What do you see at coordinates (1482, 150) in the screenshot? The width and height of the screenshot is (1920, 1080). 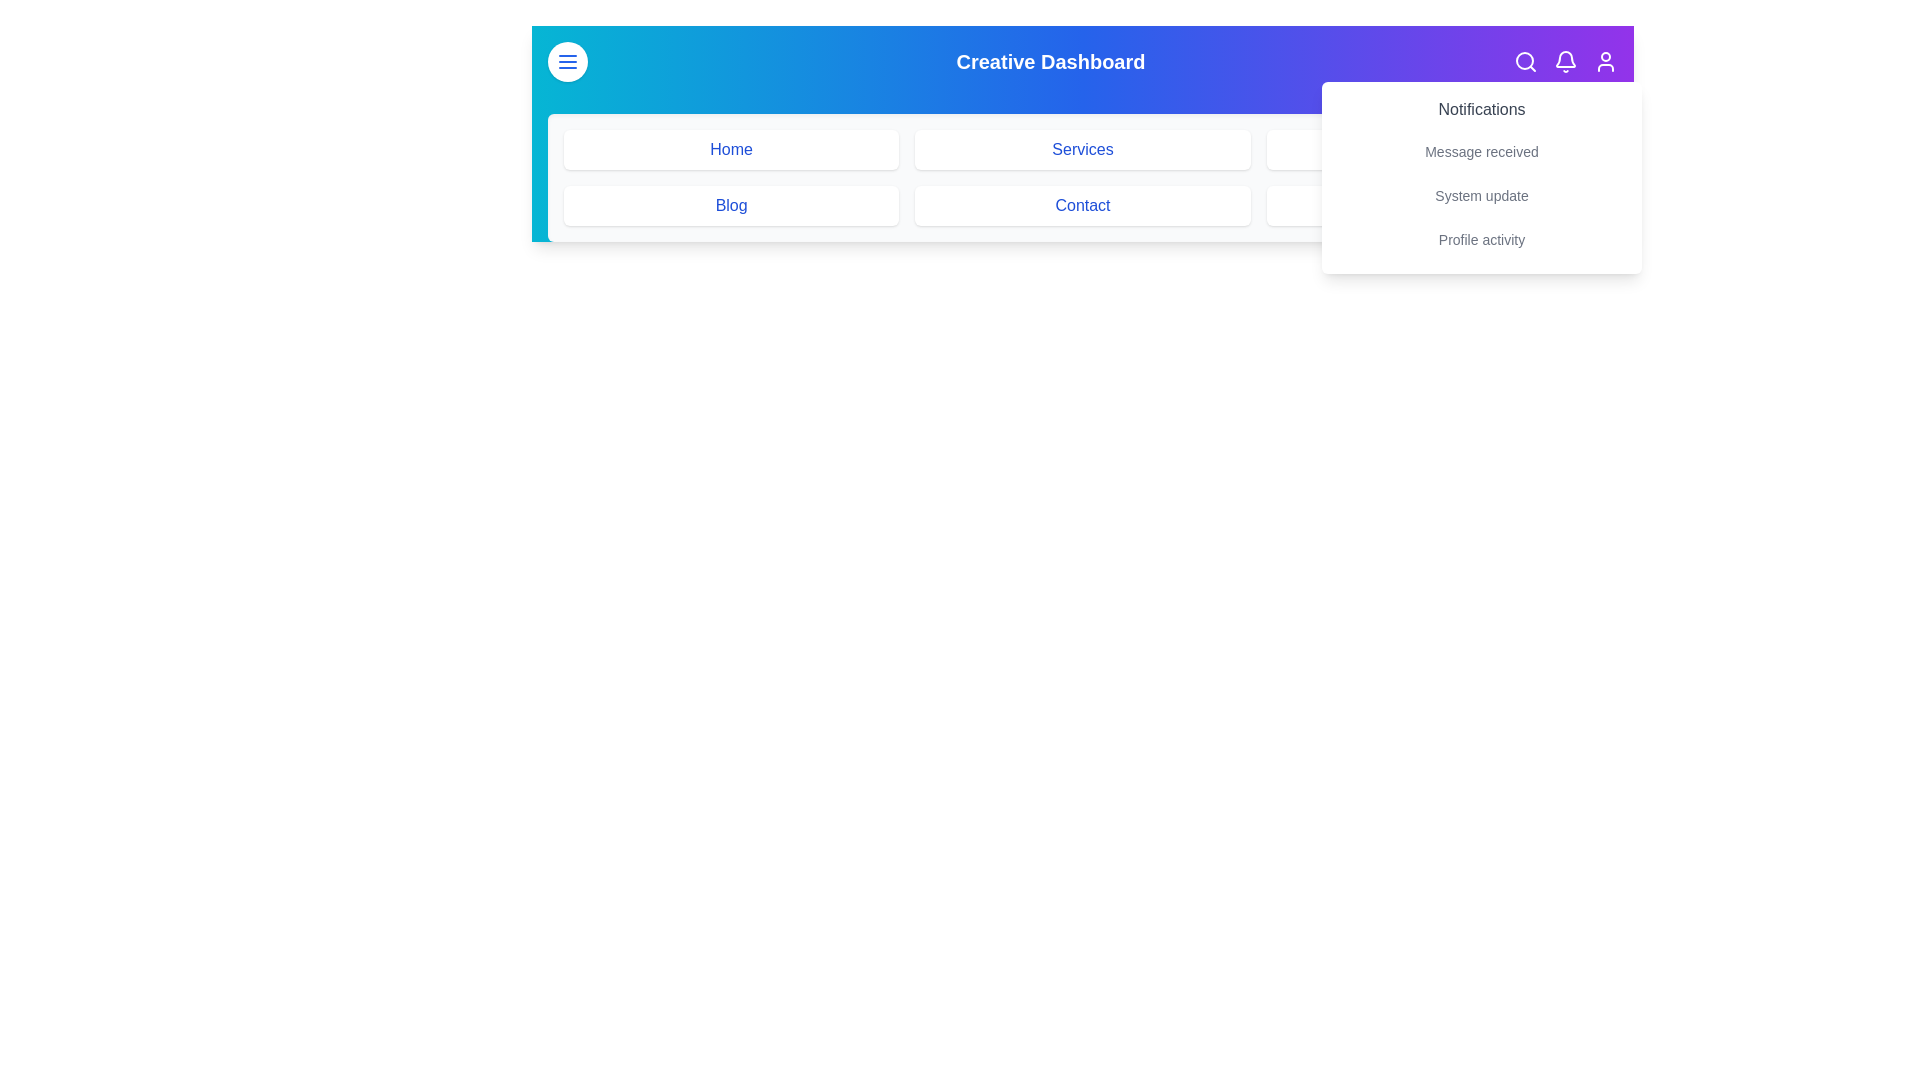 I see `the notification item 'Message received' from the list in the notifications panel` at bounding box center [1482, 150].